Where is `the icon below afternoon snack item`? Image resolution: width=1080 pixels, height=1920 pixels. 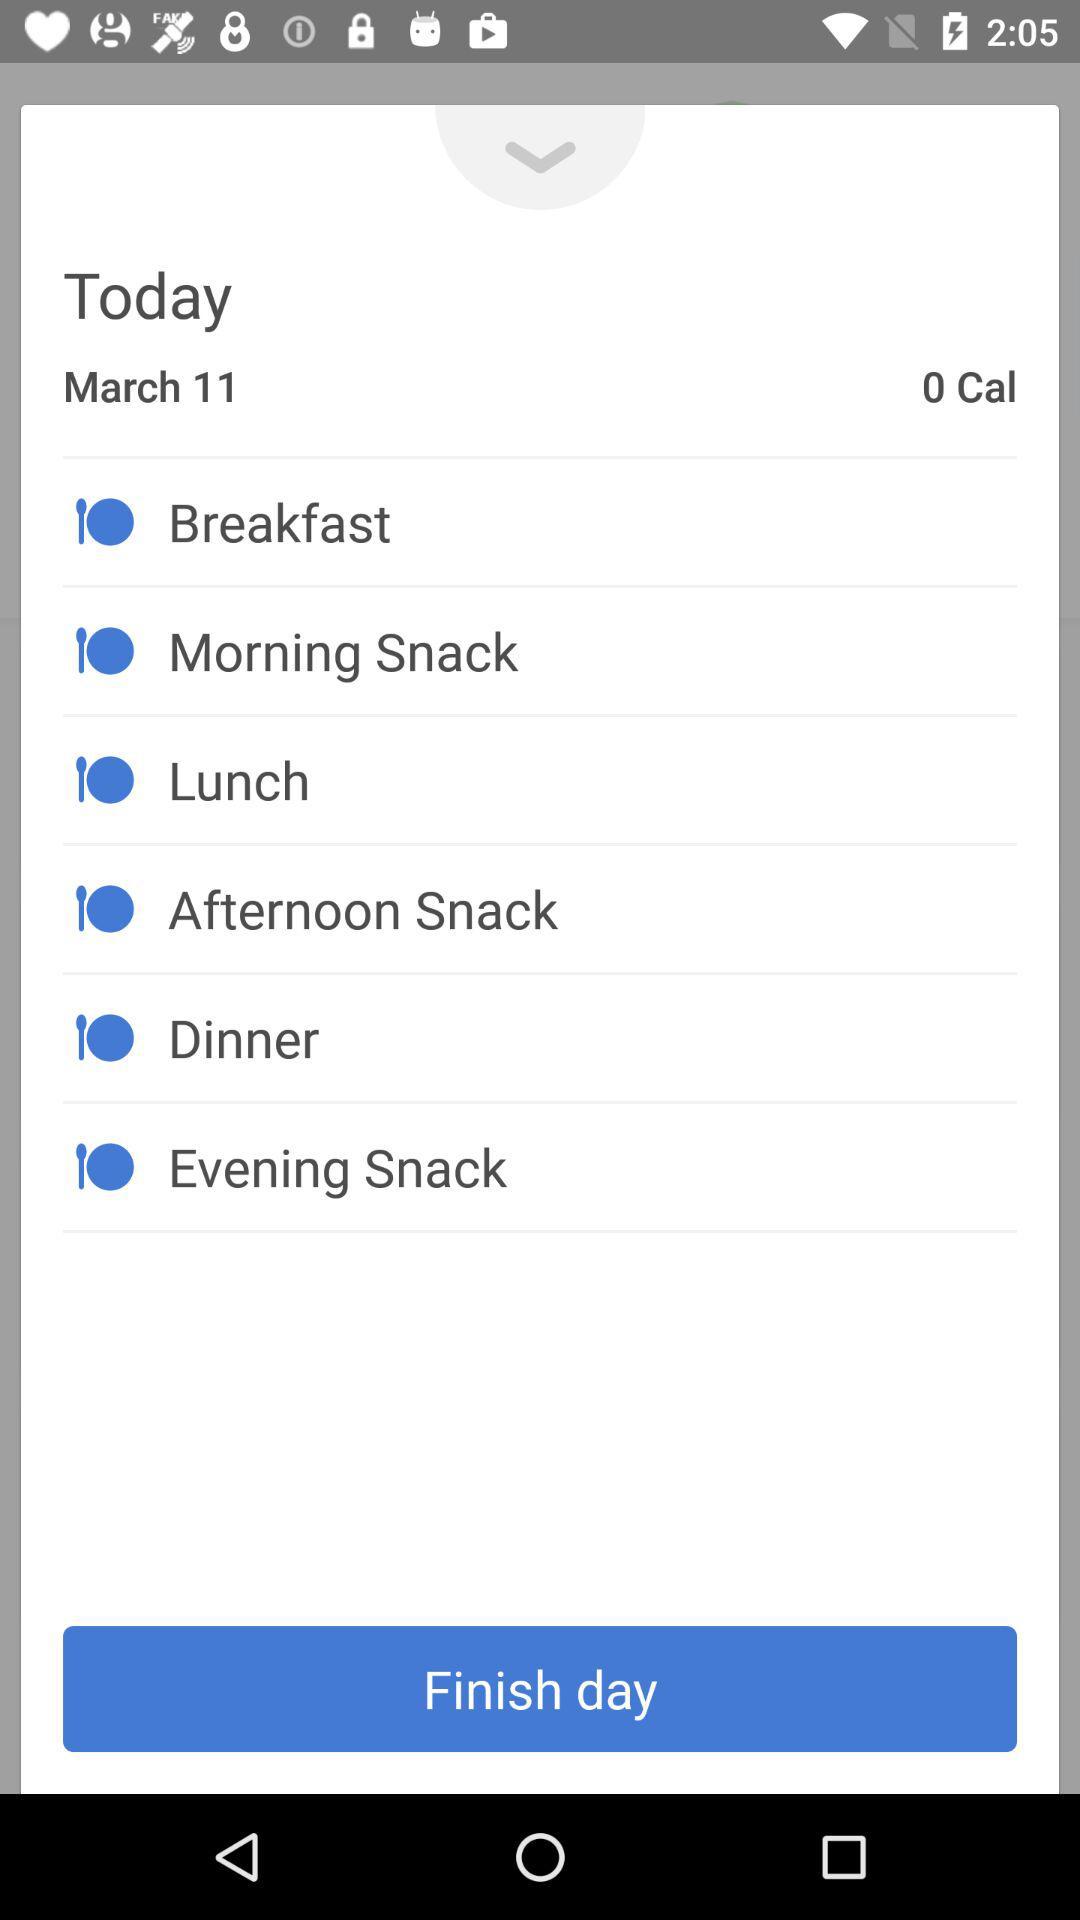 the icon below afternoon snack item is located at coordinates (591, 1037).